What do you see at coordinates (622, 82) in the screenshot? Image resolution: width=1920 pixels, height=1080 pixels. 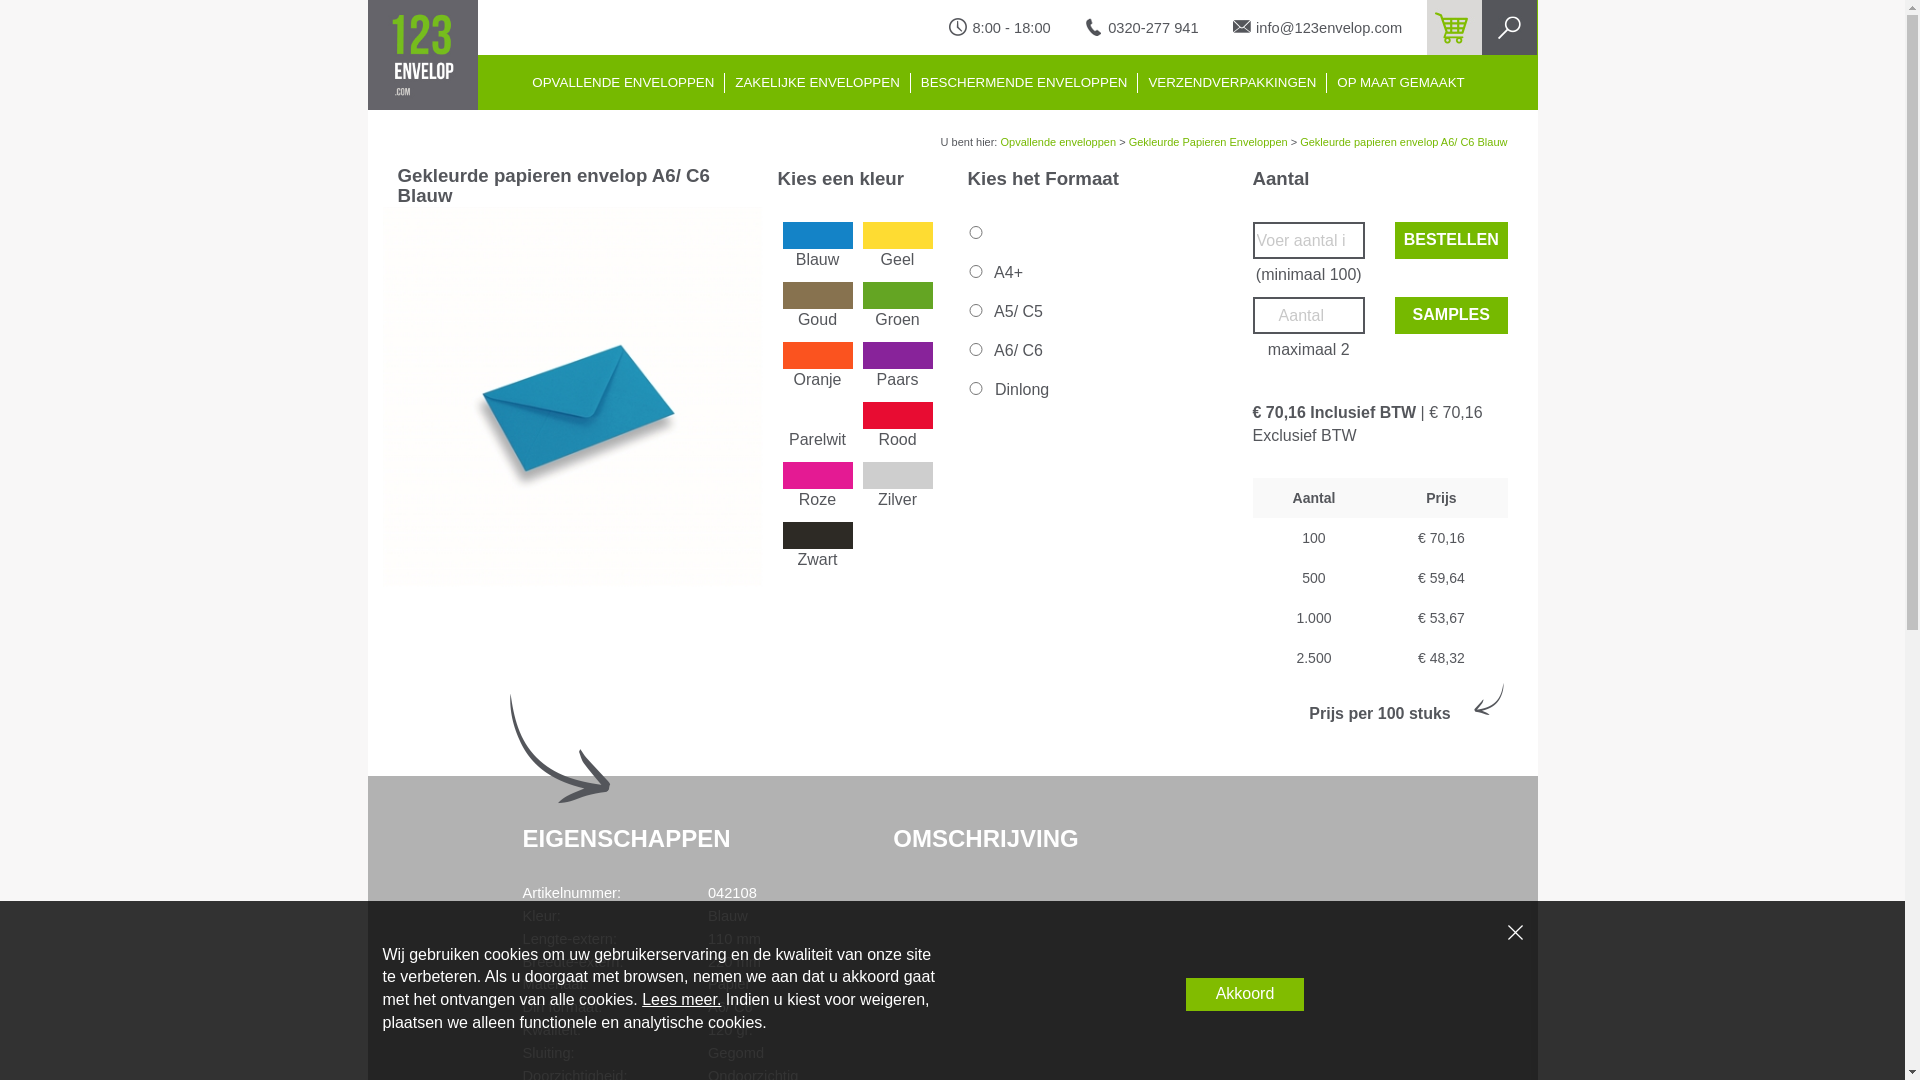 I see `'OPVALLENDE ENVELOPPEN'` at bounding box center [622, 82].